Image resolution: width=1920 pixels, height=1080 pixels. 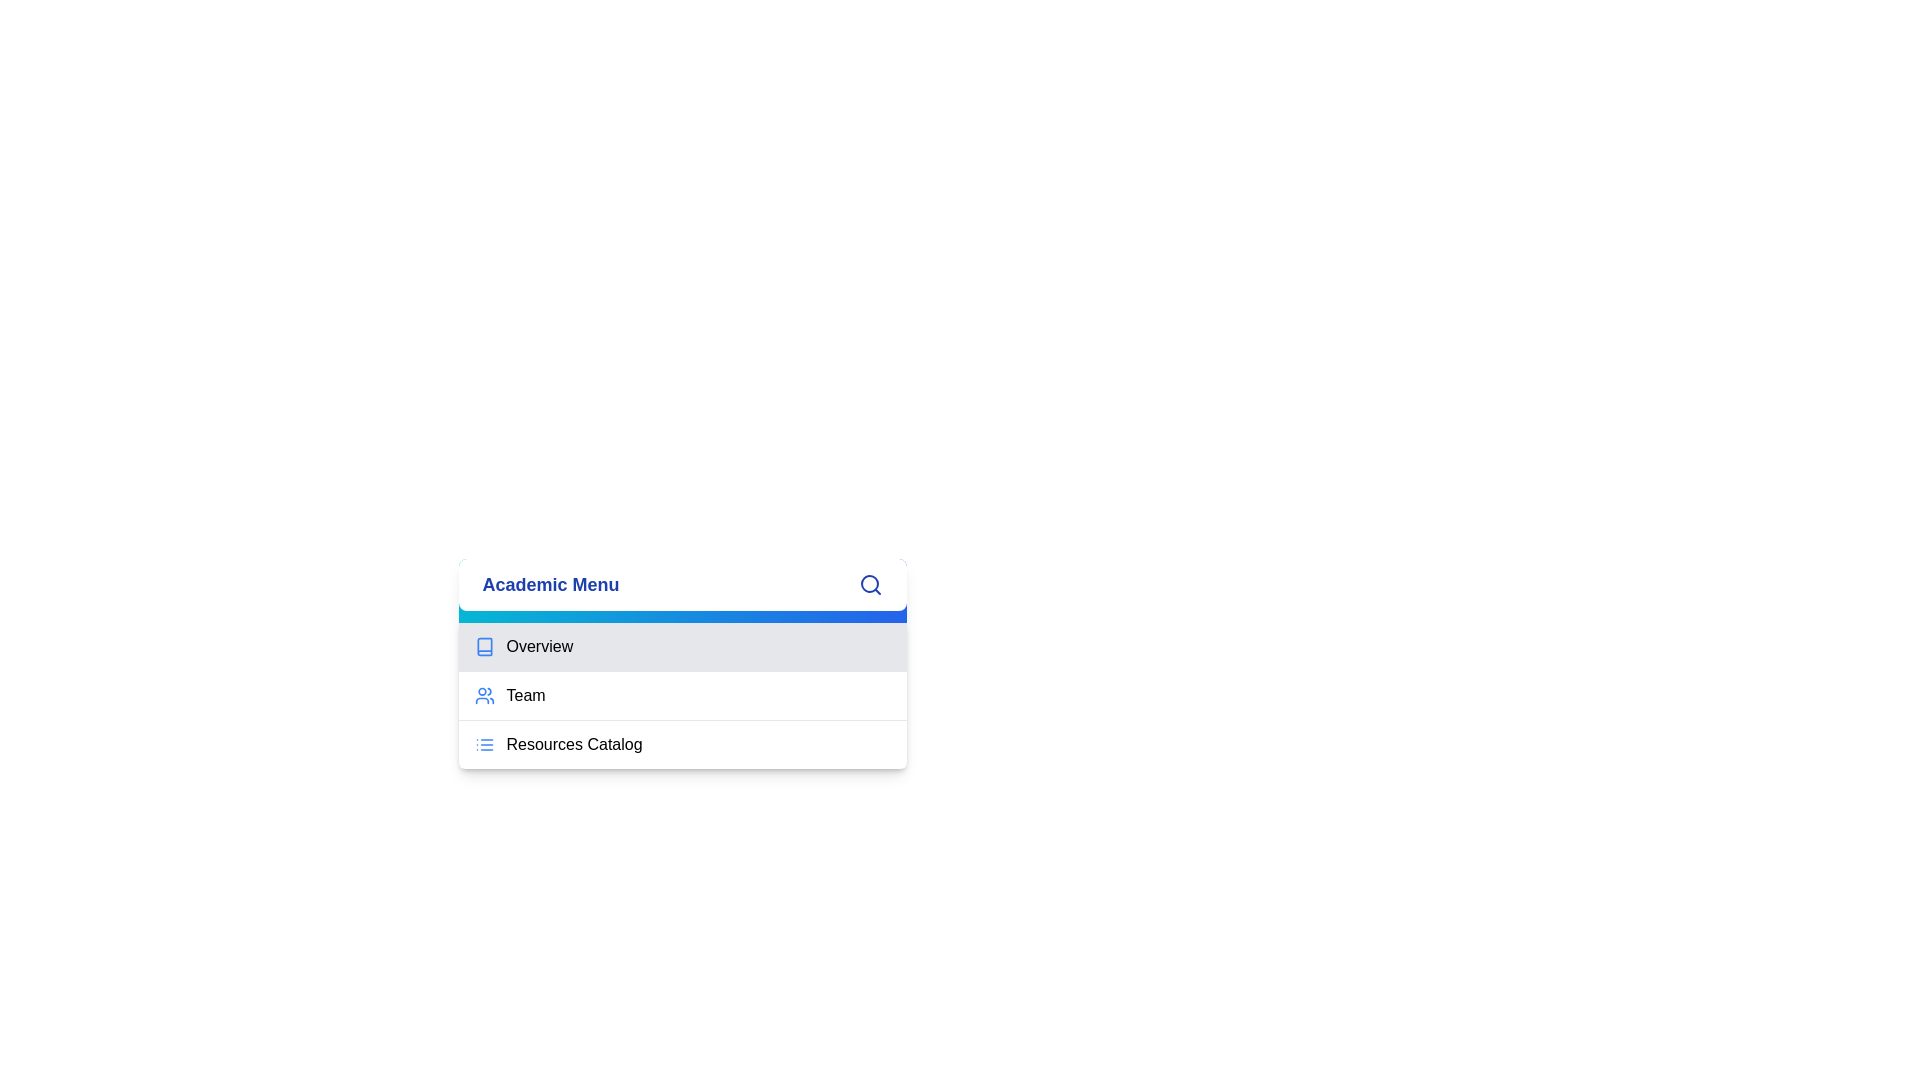 I want to click on the second clickable menu item in the 'Academic Menu' dropdown, which is related to 'Team', so click(x=682, y=684).